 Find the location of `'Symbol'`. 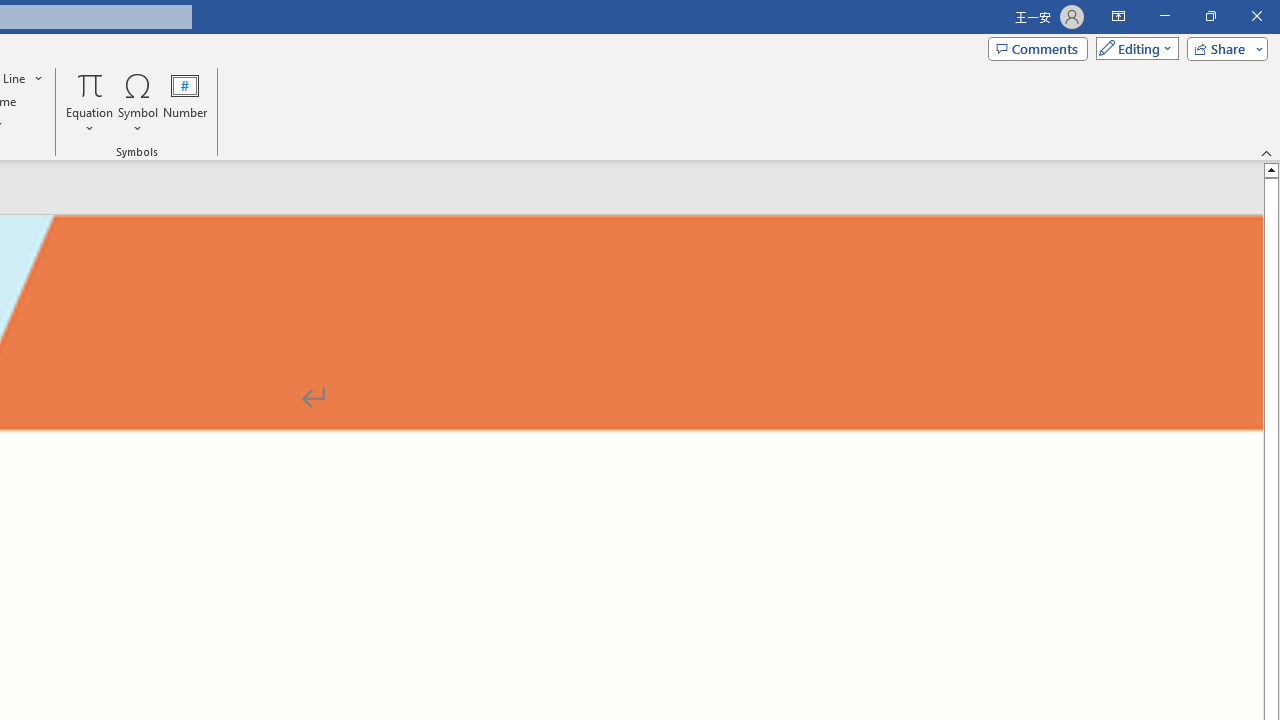

'Symbol' is located at coordinates (137, 103).